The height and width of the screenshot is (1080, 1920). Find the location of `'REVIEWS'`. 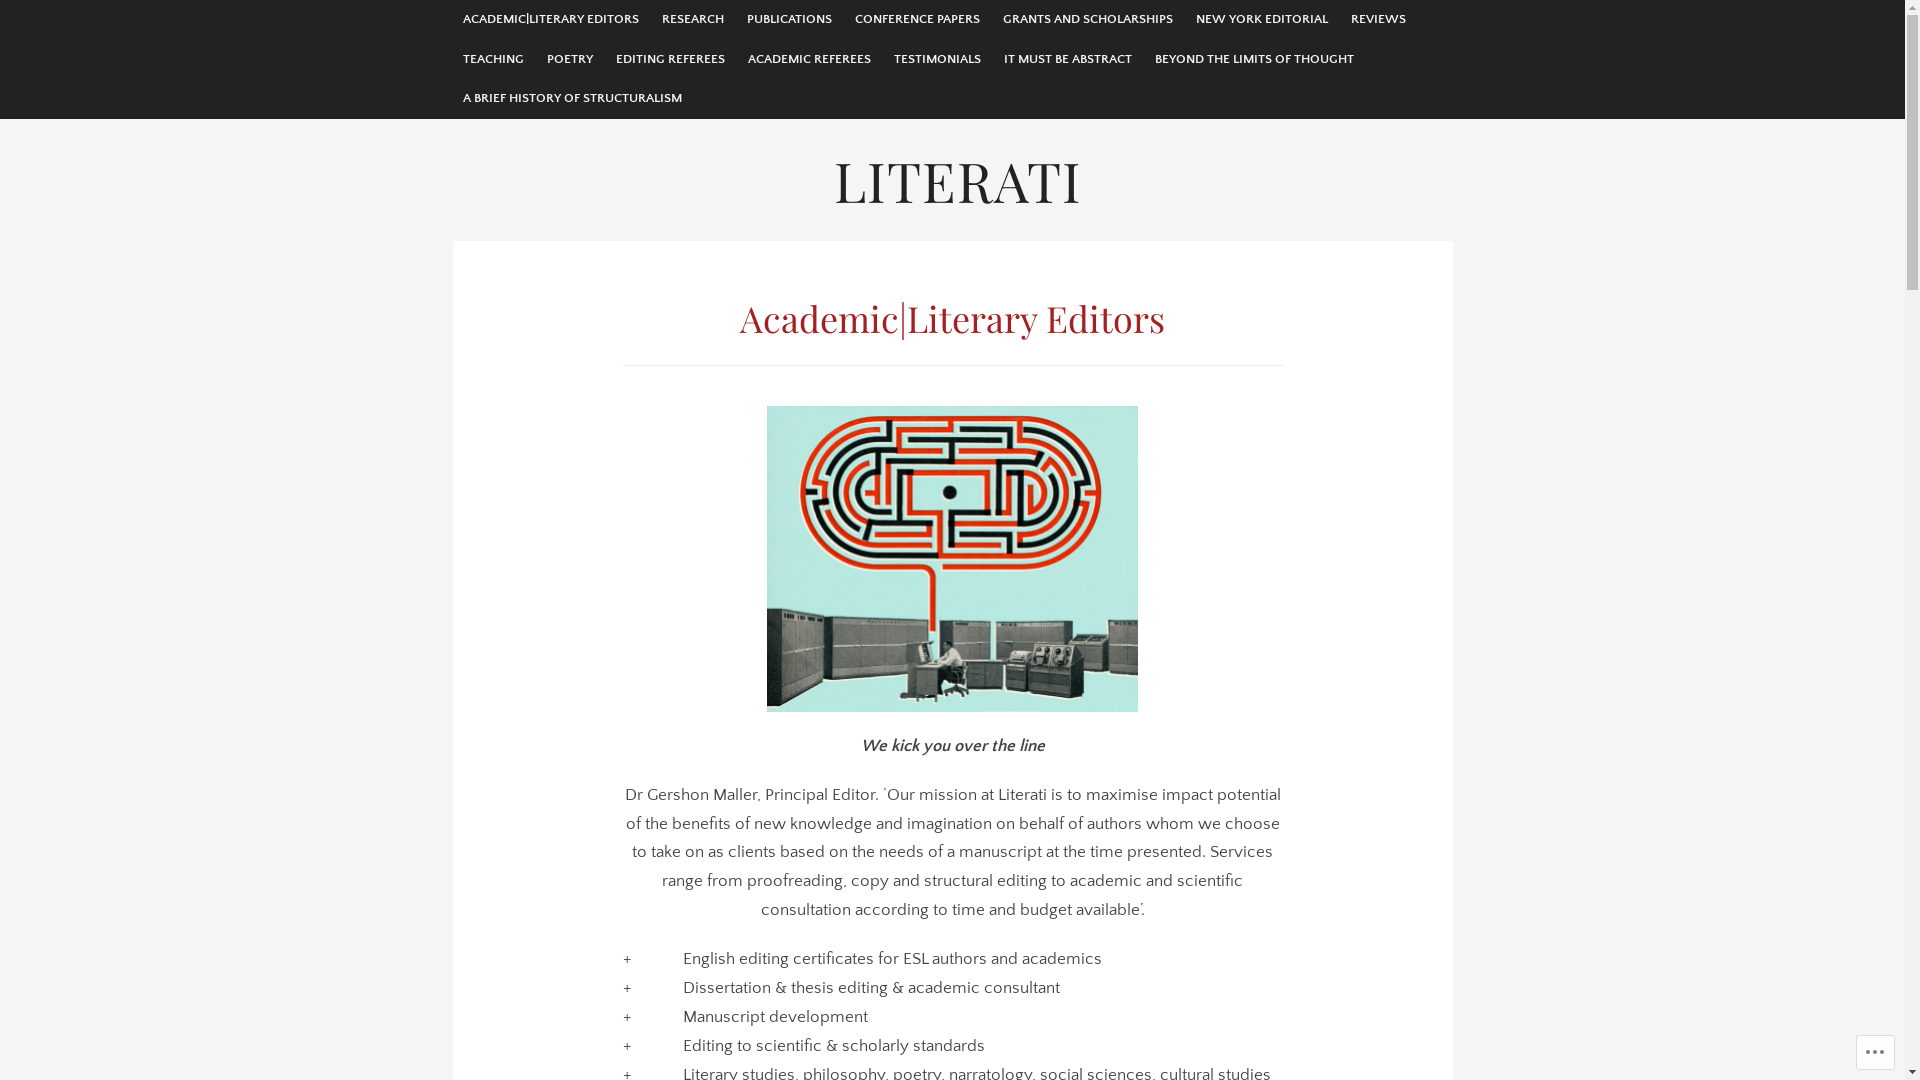

'REVIEWS' is located at coordinates (1376, 19).